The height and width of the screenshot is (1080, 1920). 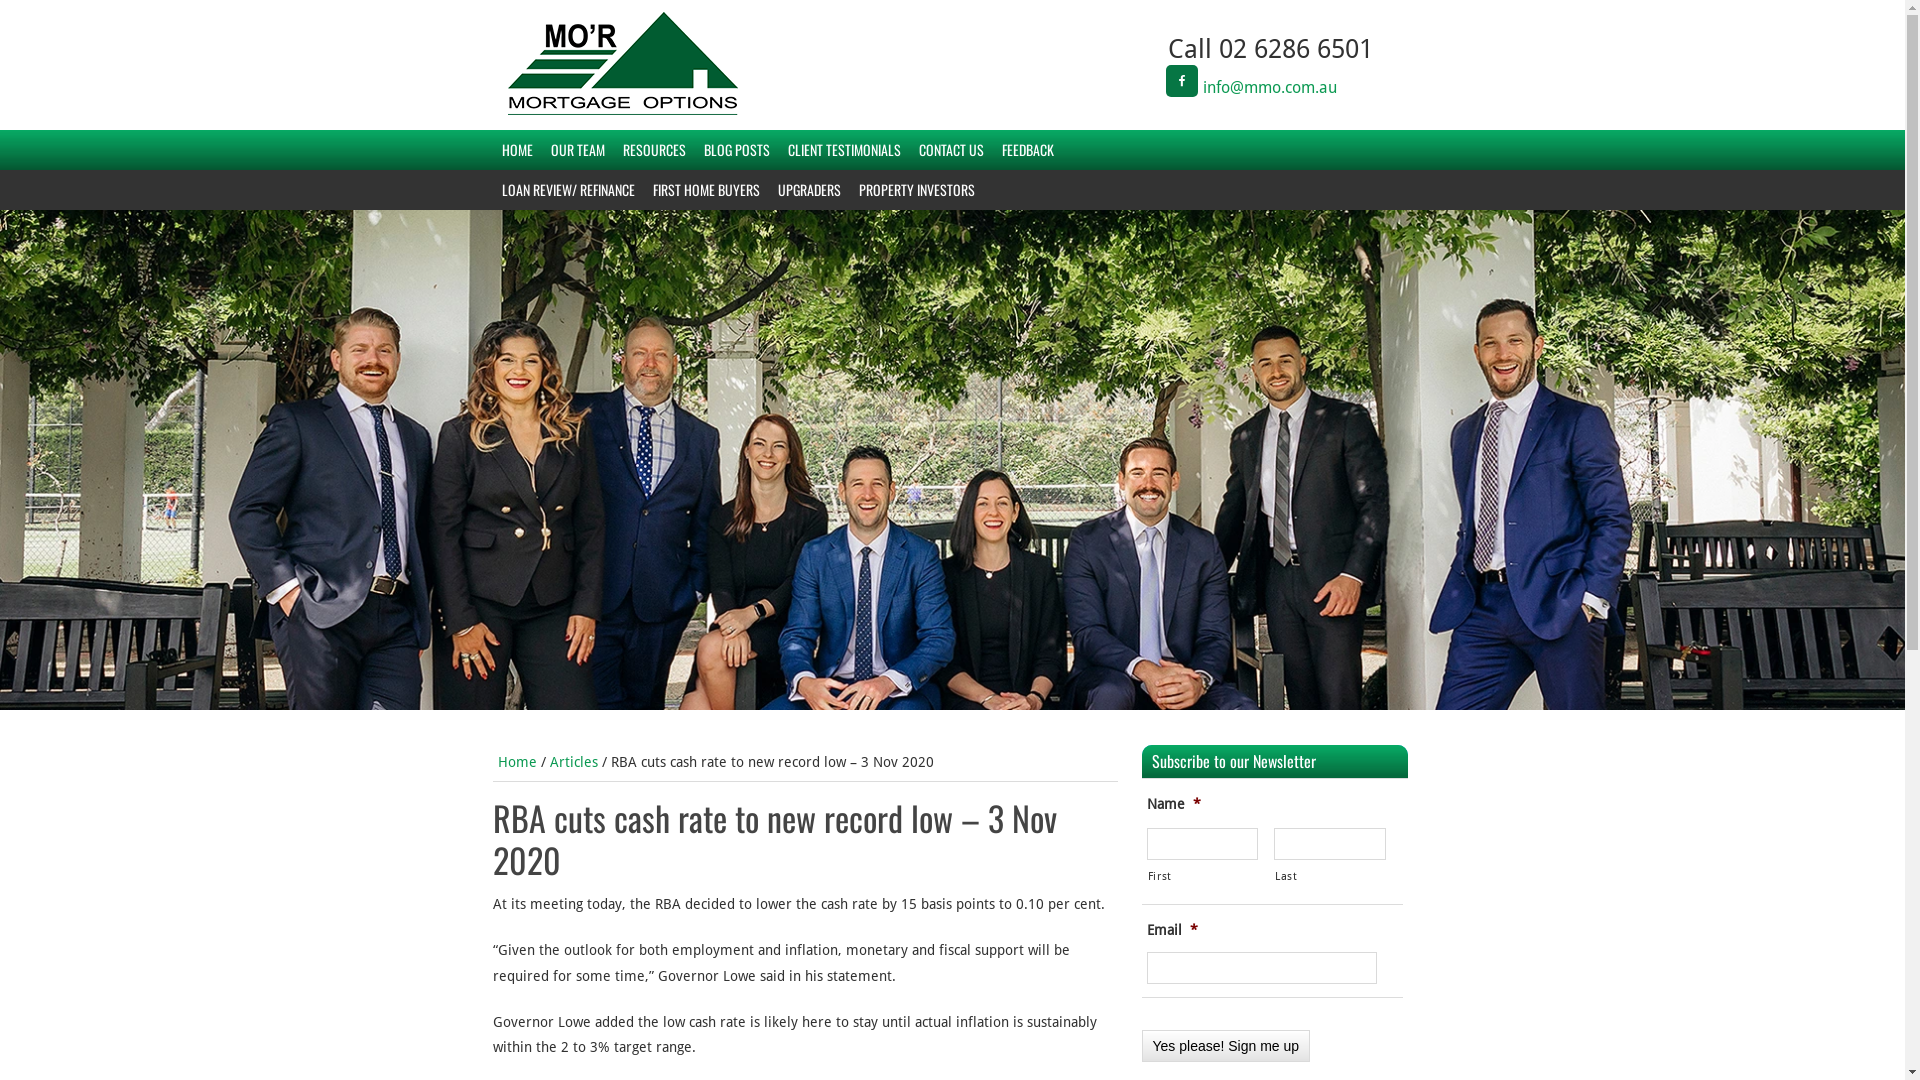 I want to click on 'Home', so click(x=498, y=762).